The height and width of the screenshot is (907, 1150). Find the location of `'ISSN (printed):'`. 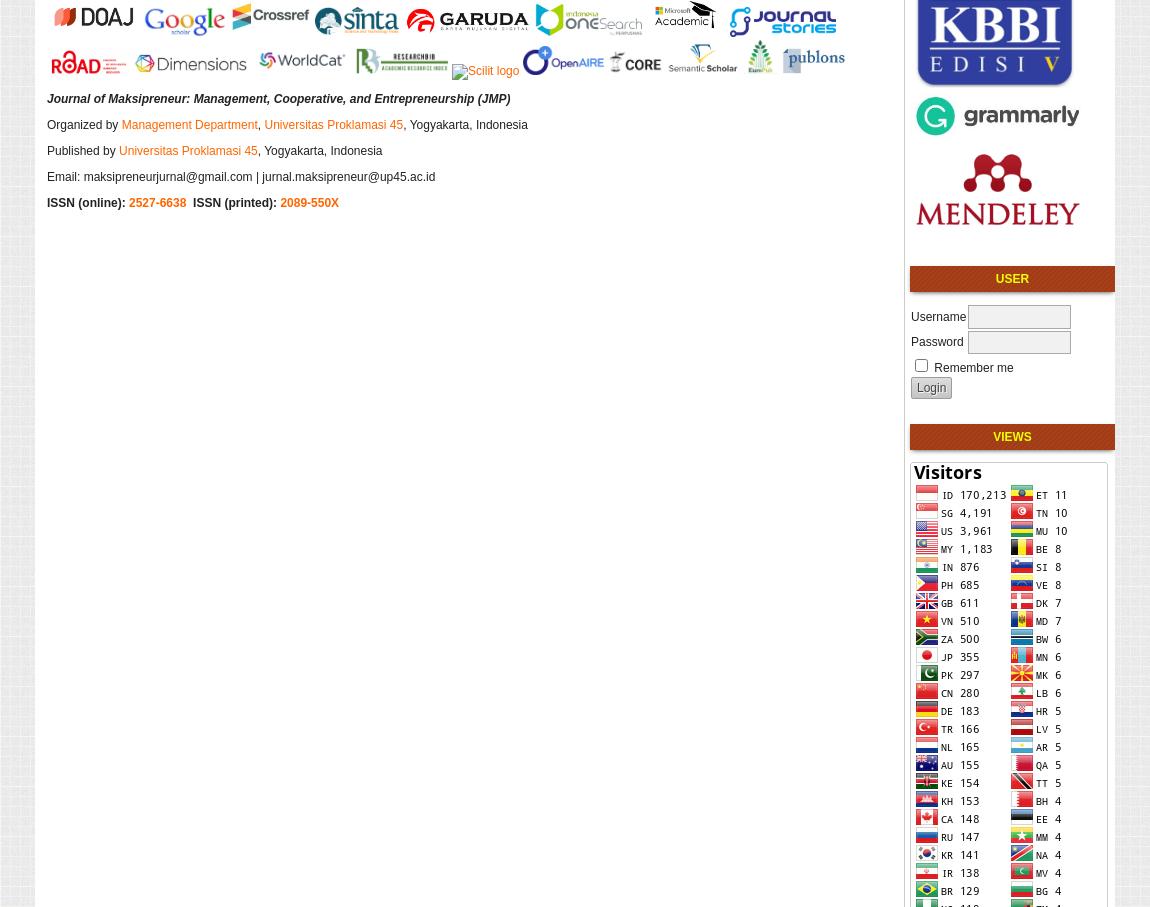

'ISSN (printed):' is located at coordinates (235, 200).